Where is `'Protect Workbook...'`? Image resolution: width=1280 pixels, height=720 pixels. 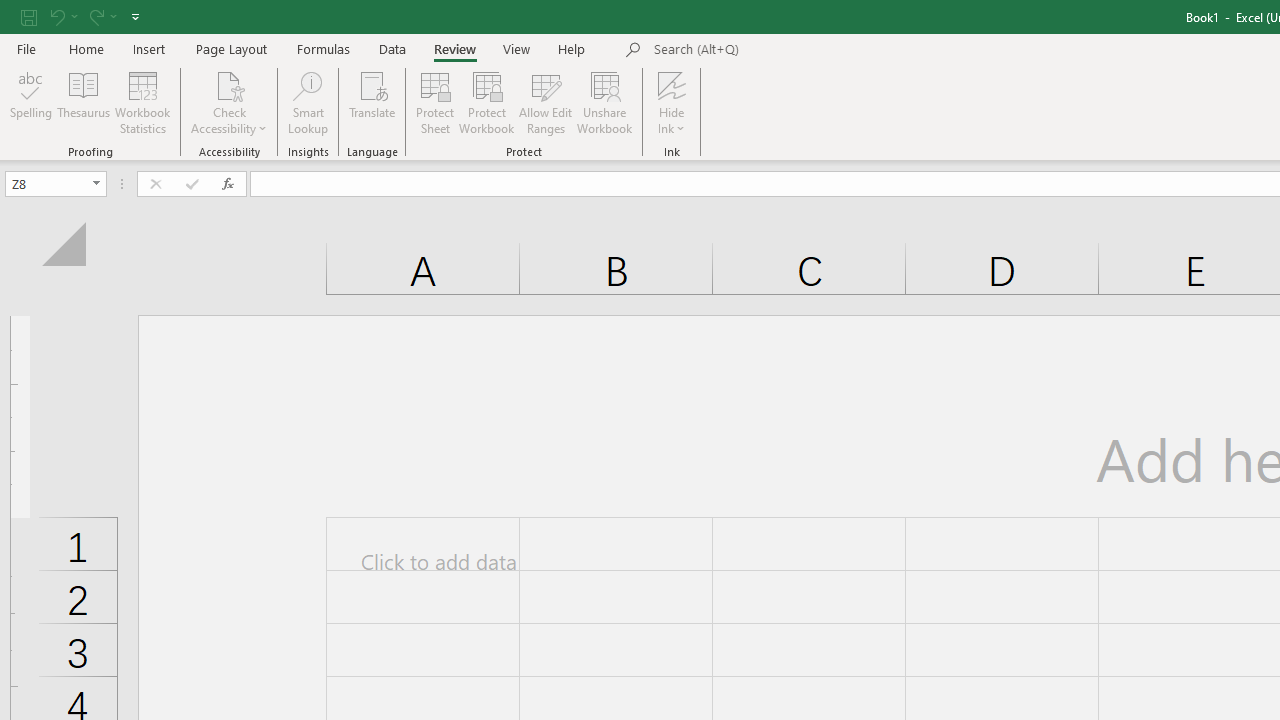 'Protect Workbook...' is located at coordinates (487, 103).